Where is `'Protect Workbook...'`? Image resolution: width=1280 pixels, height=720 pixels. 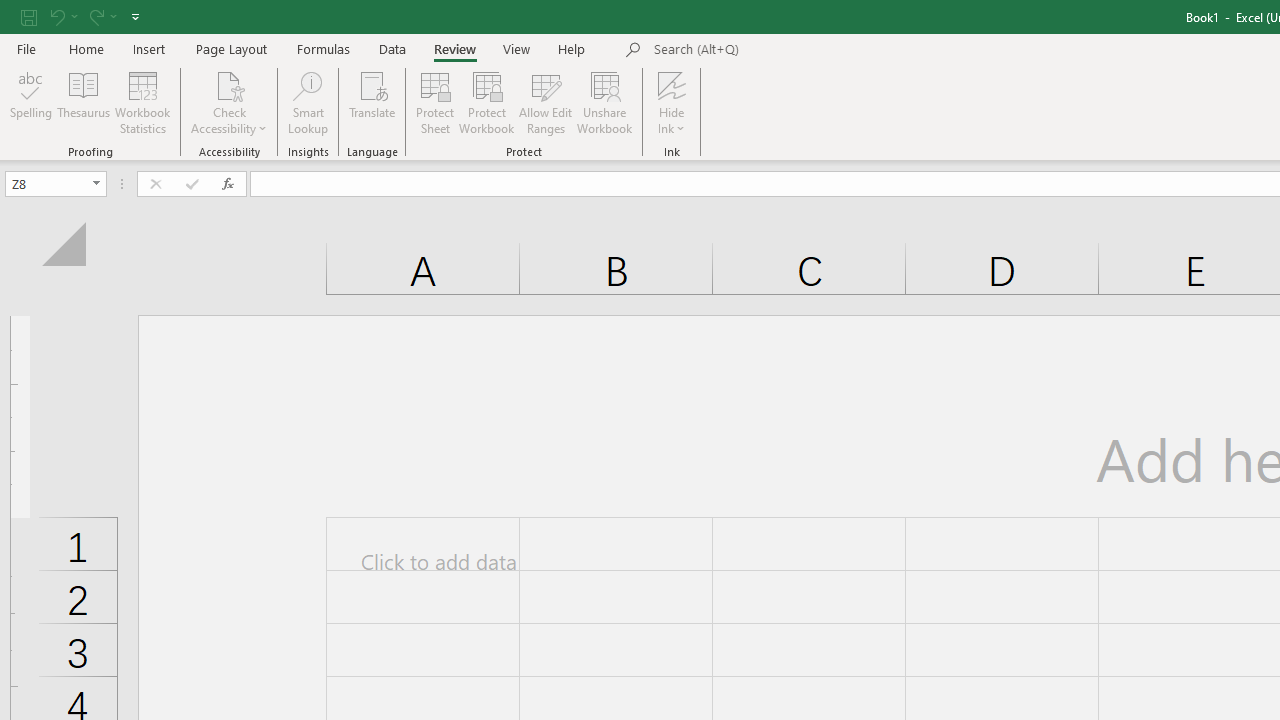 'Protect Workbook...' is located at coordinates (487, 103).